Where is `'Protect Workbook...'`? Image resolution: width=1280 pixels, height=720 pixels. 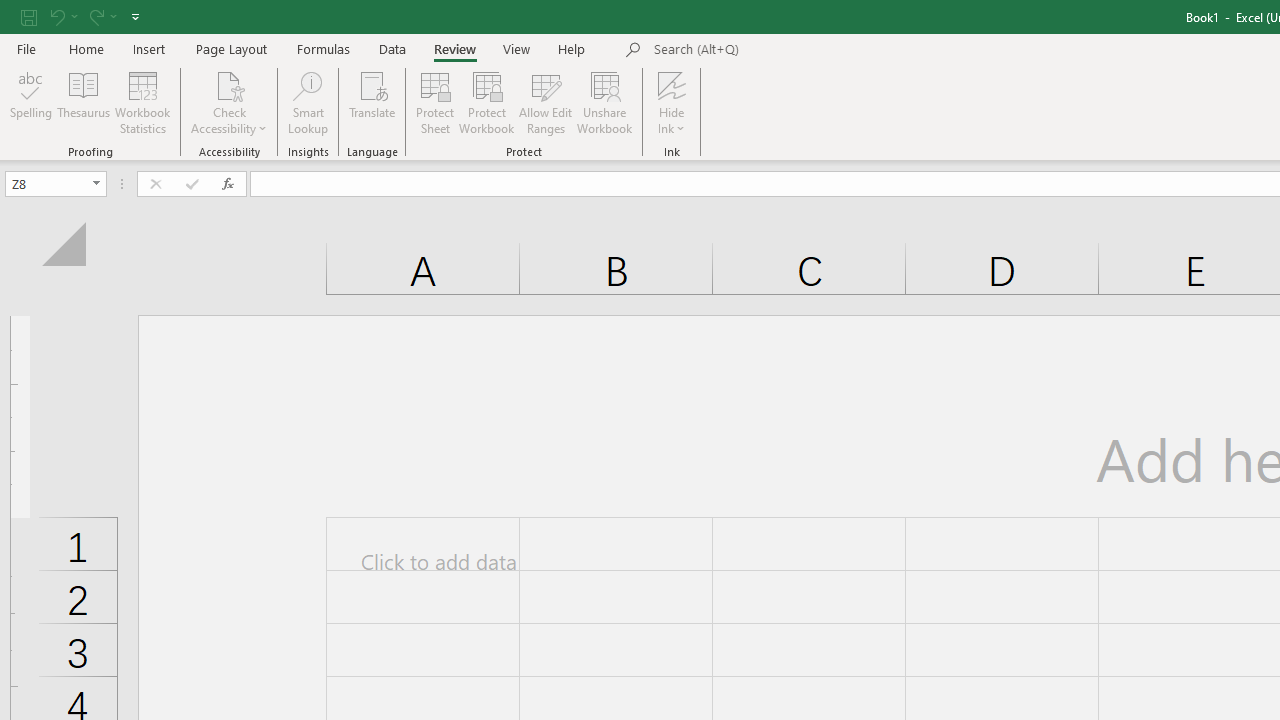 'Protect Workbook...' is located at coordinates (487, 103).